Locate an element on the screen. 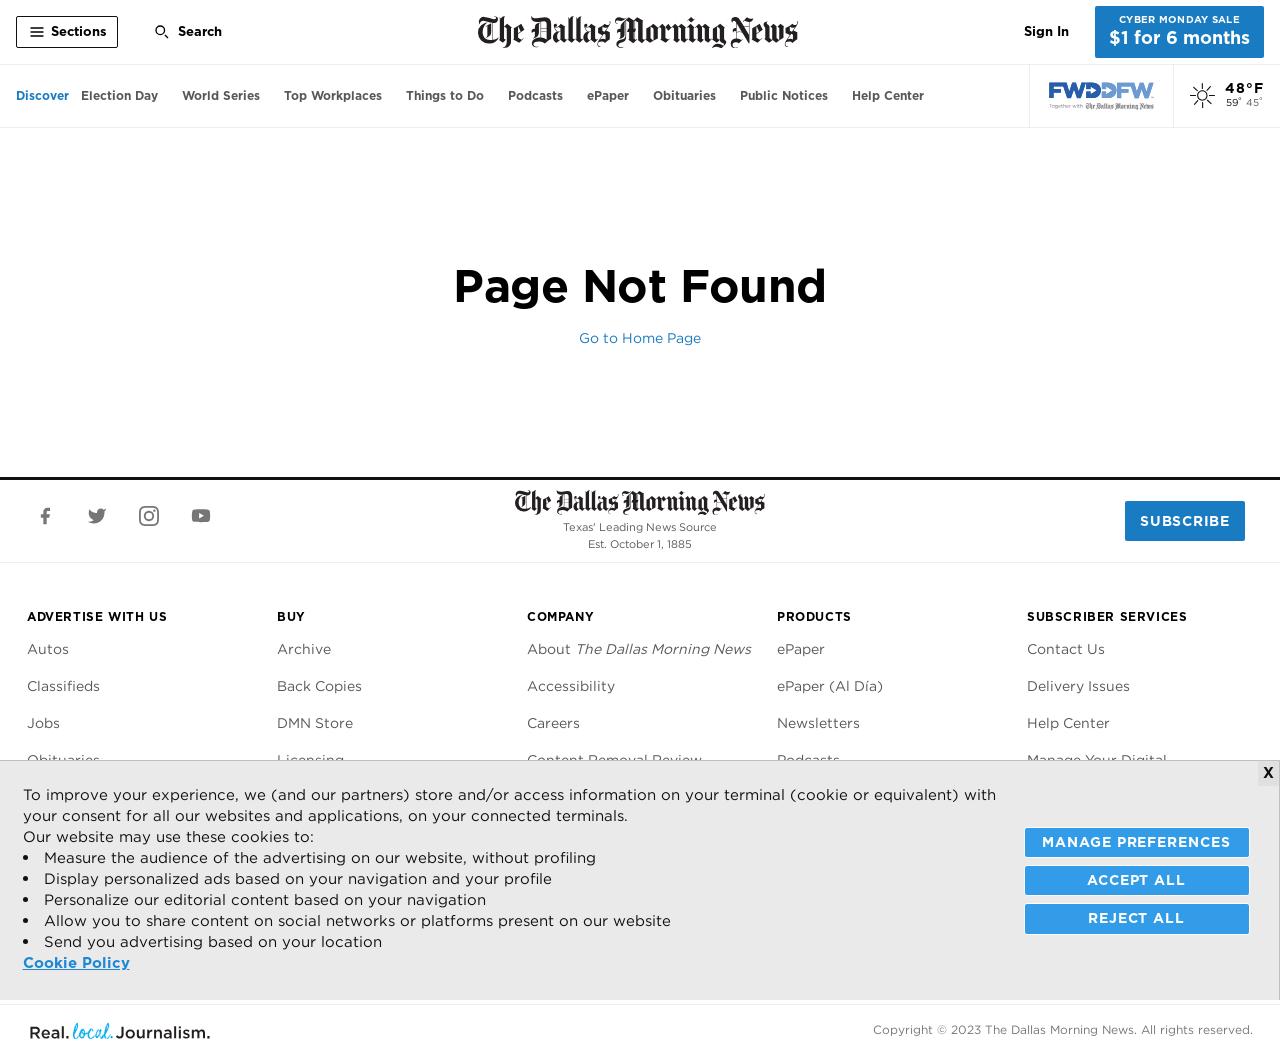 The width and height of the screenshot is (1280, 1057). 'Help Center' is located at coordinates (1067, 721).